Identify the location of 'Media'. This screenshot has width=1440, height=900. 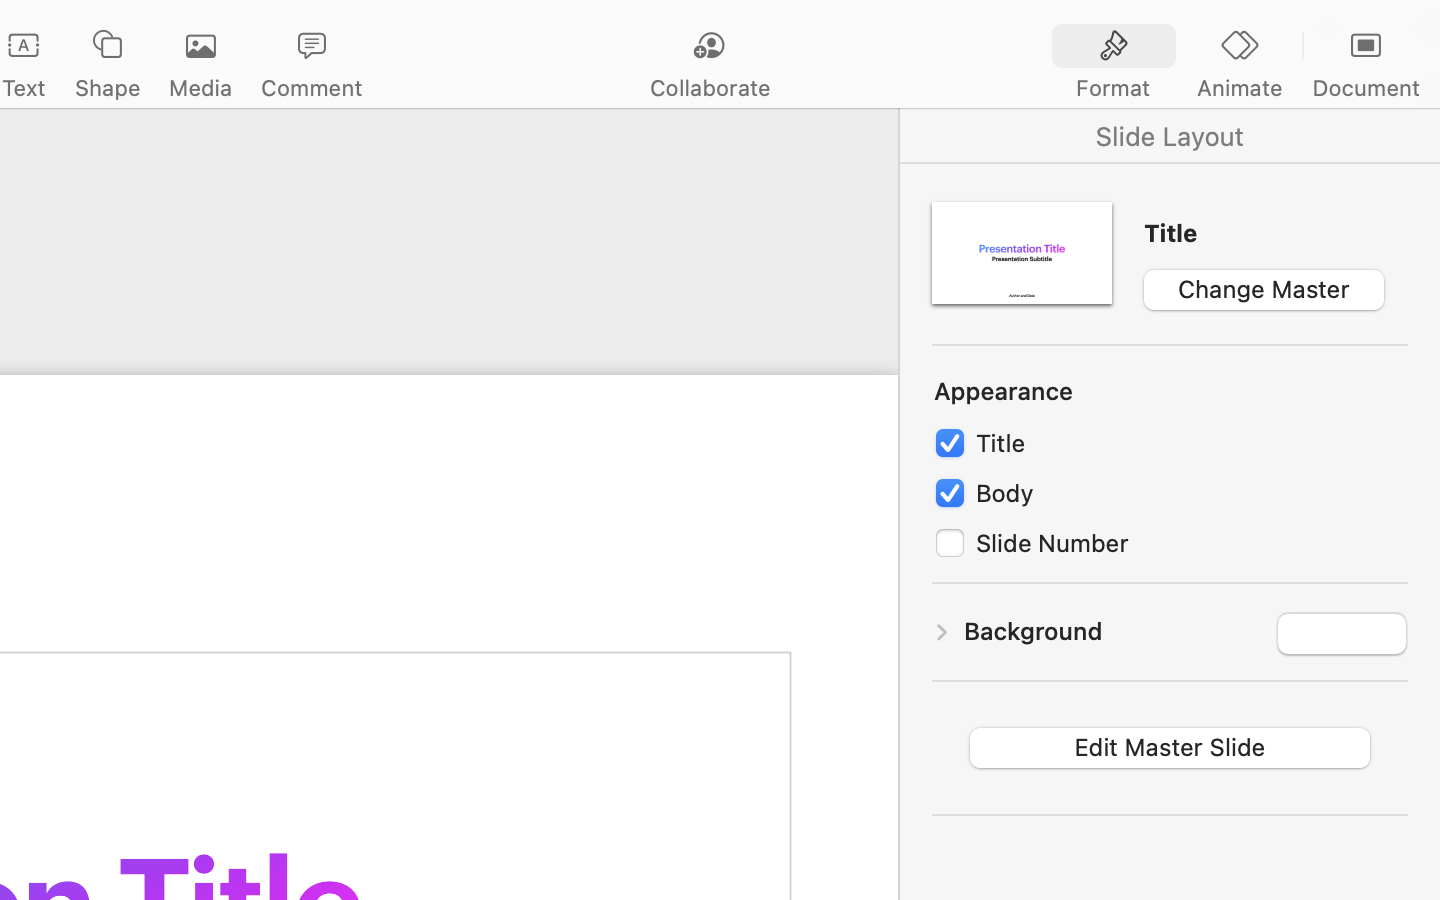
(200, 87).